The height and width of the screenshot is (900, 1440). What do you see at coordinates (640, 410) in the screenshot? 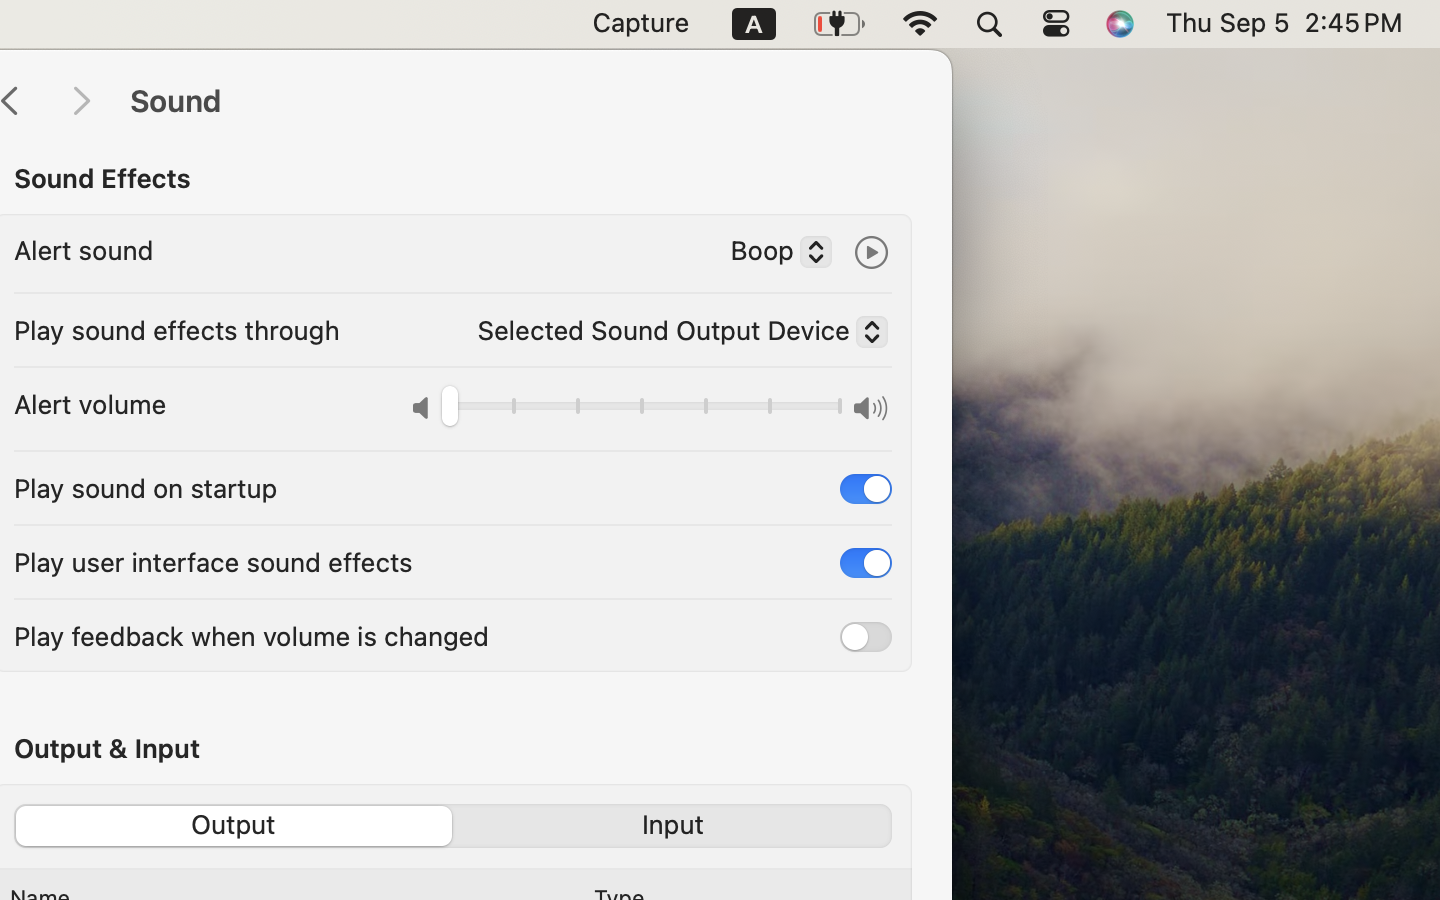
I see `'0.0'` at bounding box center [640, 410].